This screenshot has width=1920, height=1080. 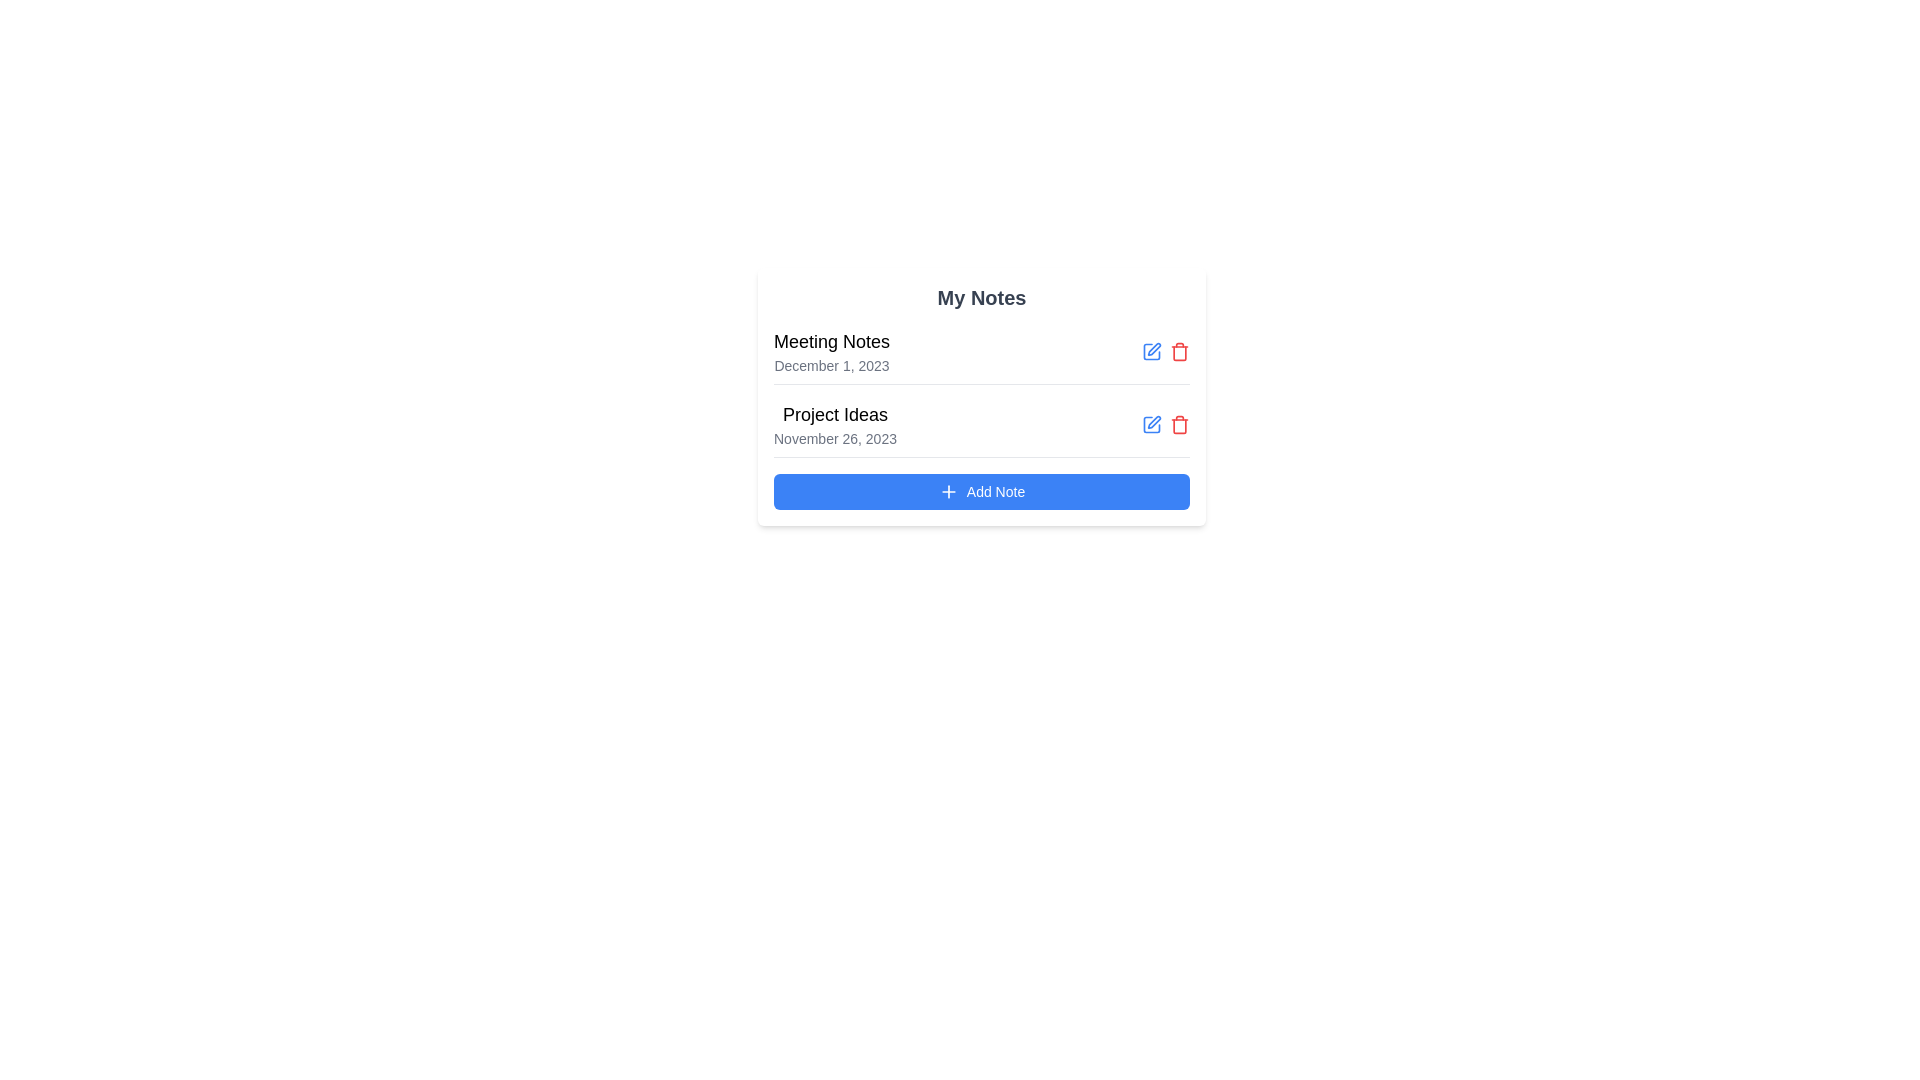 What do you see at coordinates (831, 366) in the screenshot?
I see `the date text element located directly below the title 'Meeting Notes' in the upper region of the card` at bounding box center [831, 366].